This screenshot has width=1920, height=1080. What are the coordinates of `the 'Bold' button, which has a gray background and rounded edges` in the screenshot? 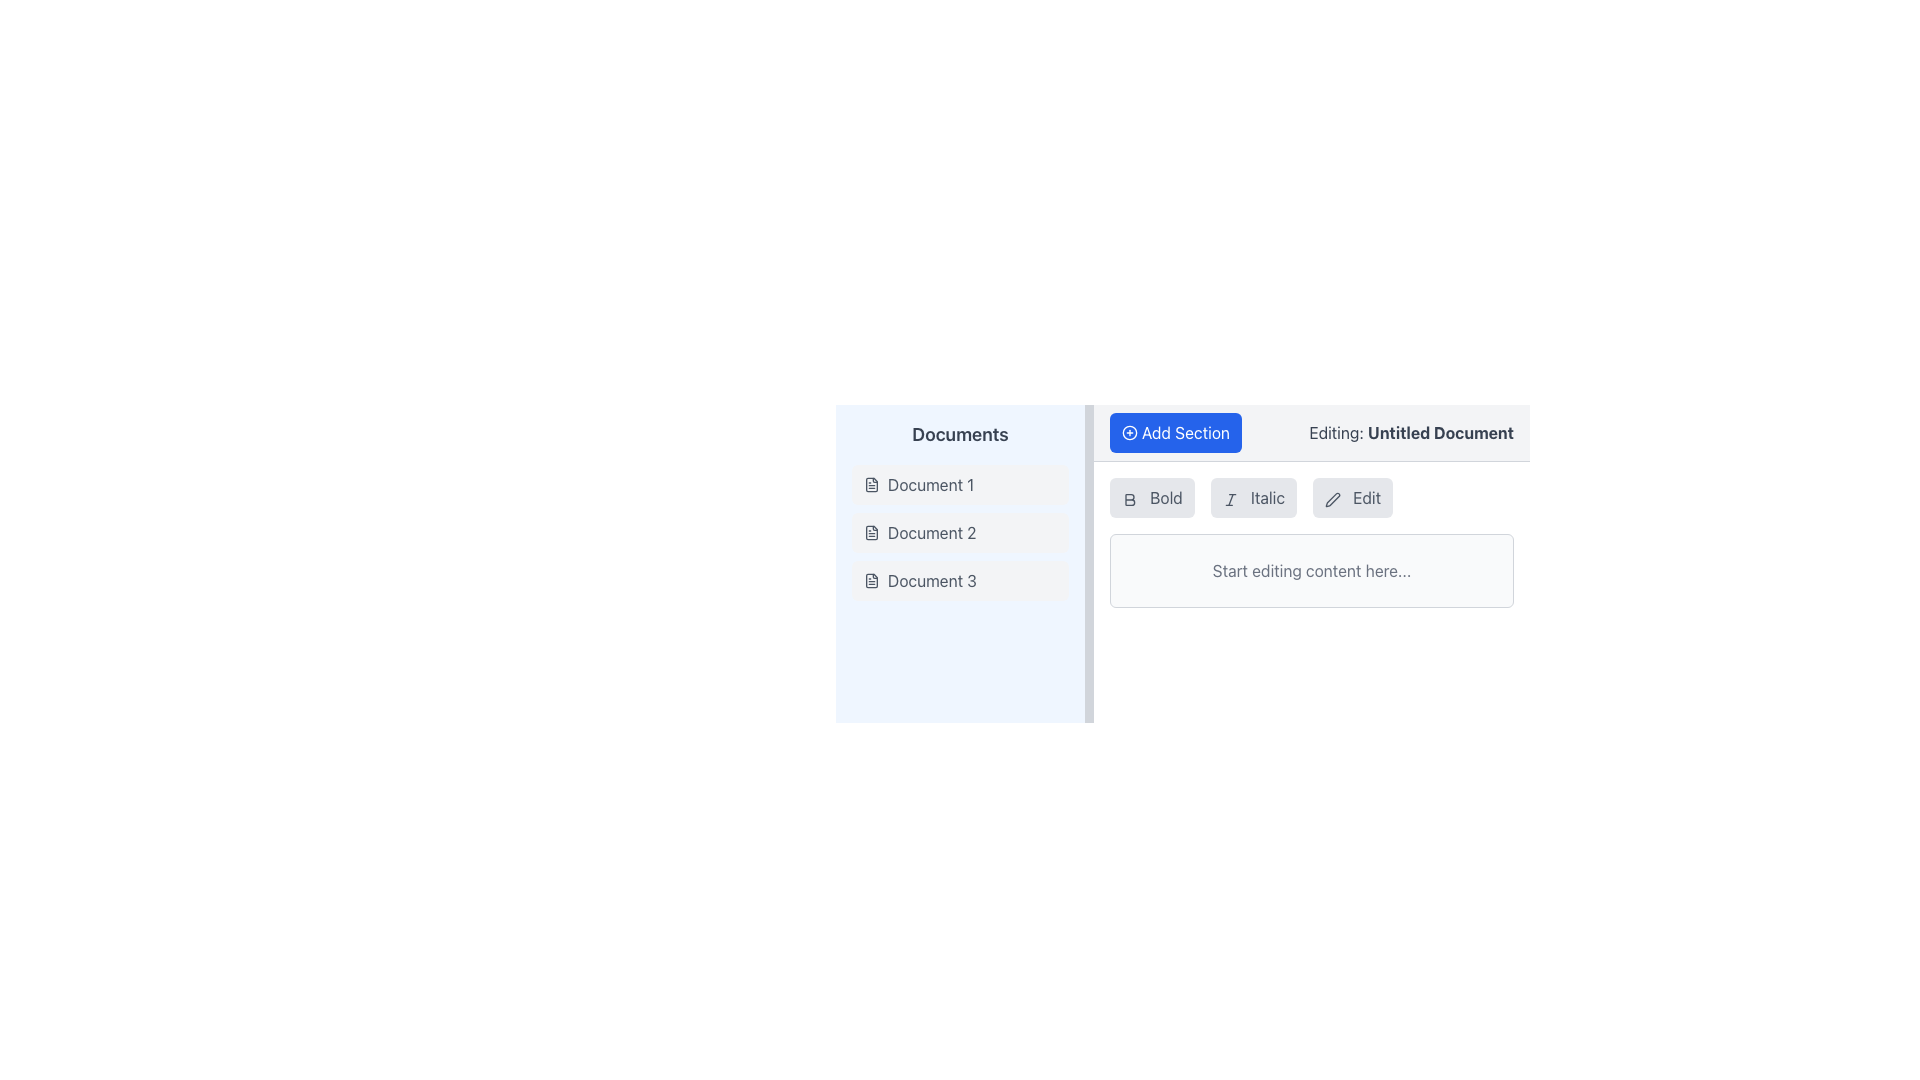 It's located at (1152, 496).